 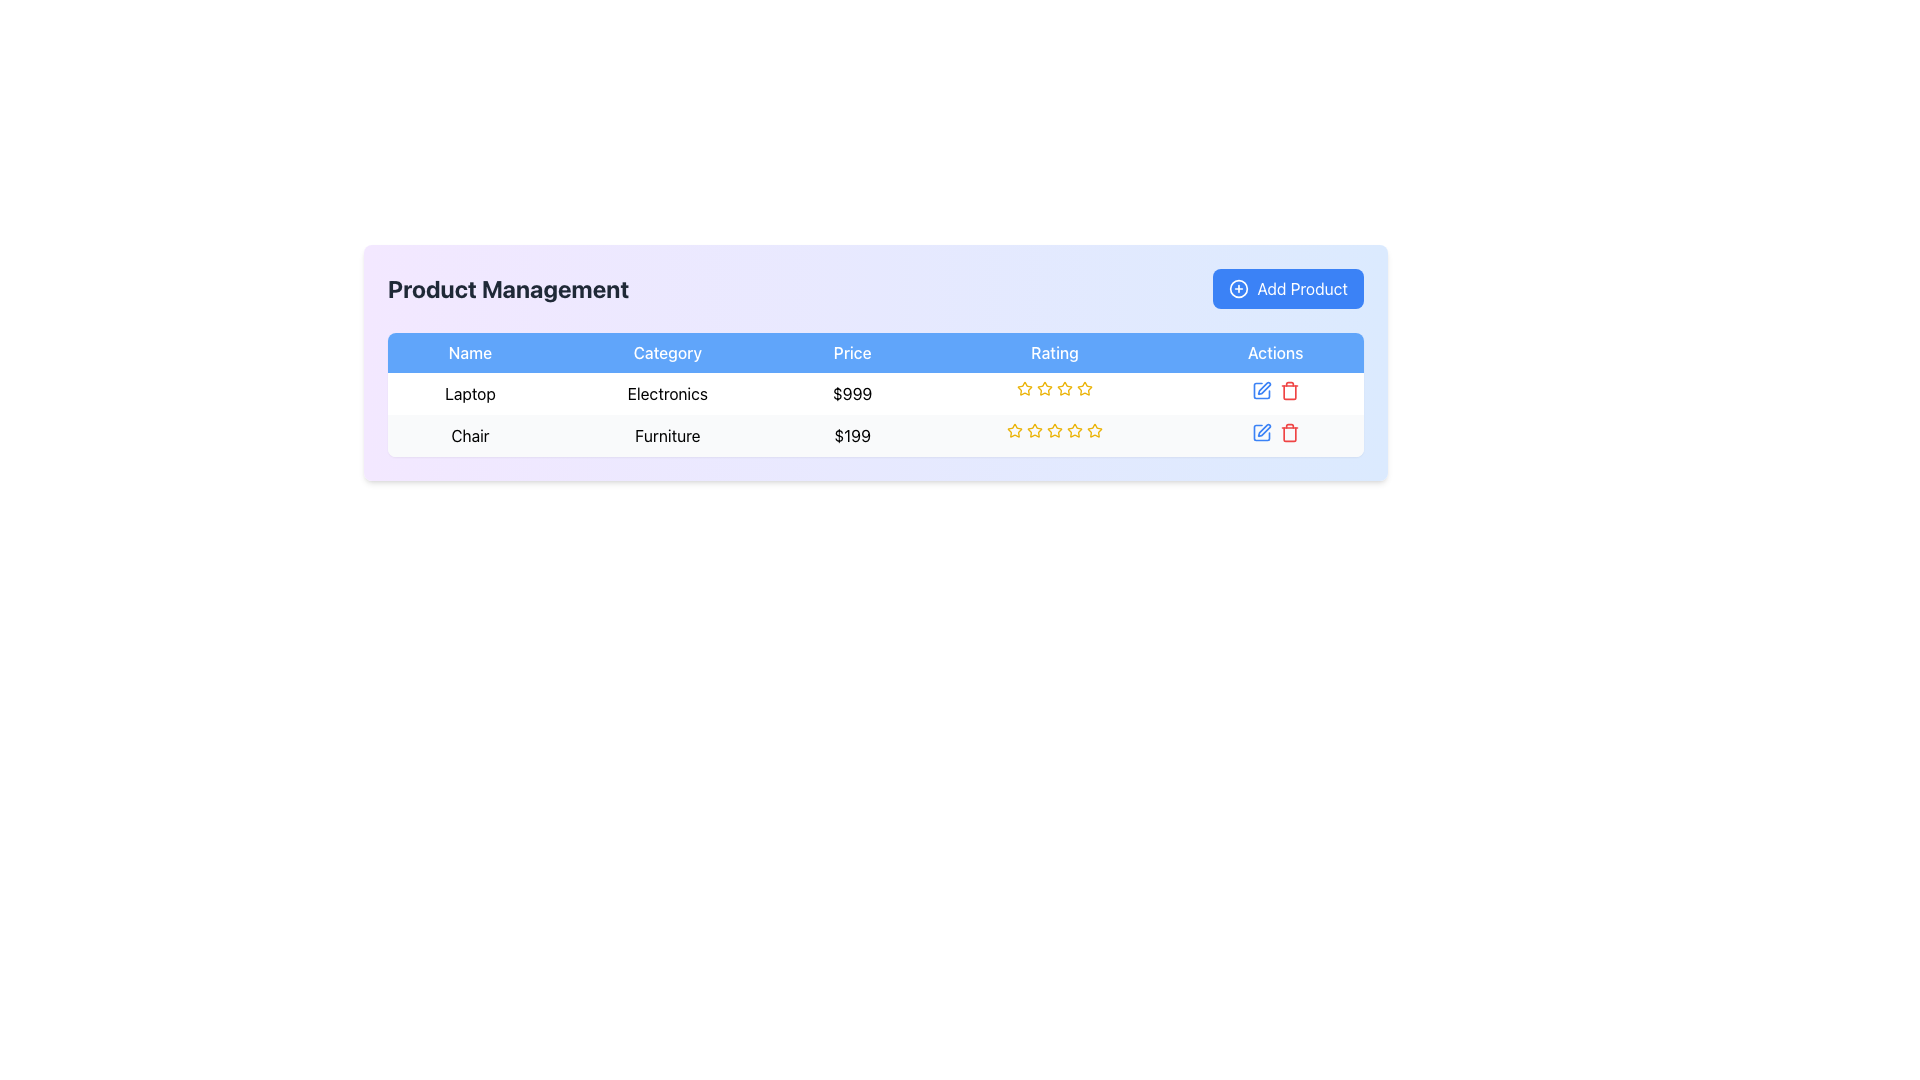 I want to click on the delete icon button located in the last column of the first row under the 'Actions' header, so click(x=1289, y=390).